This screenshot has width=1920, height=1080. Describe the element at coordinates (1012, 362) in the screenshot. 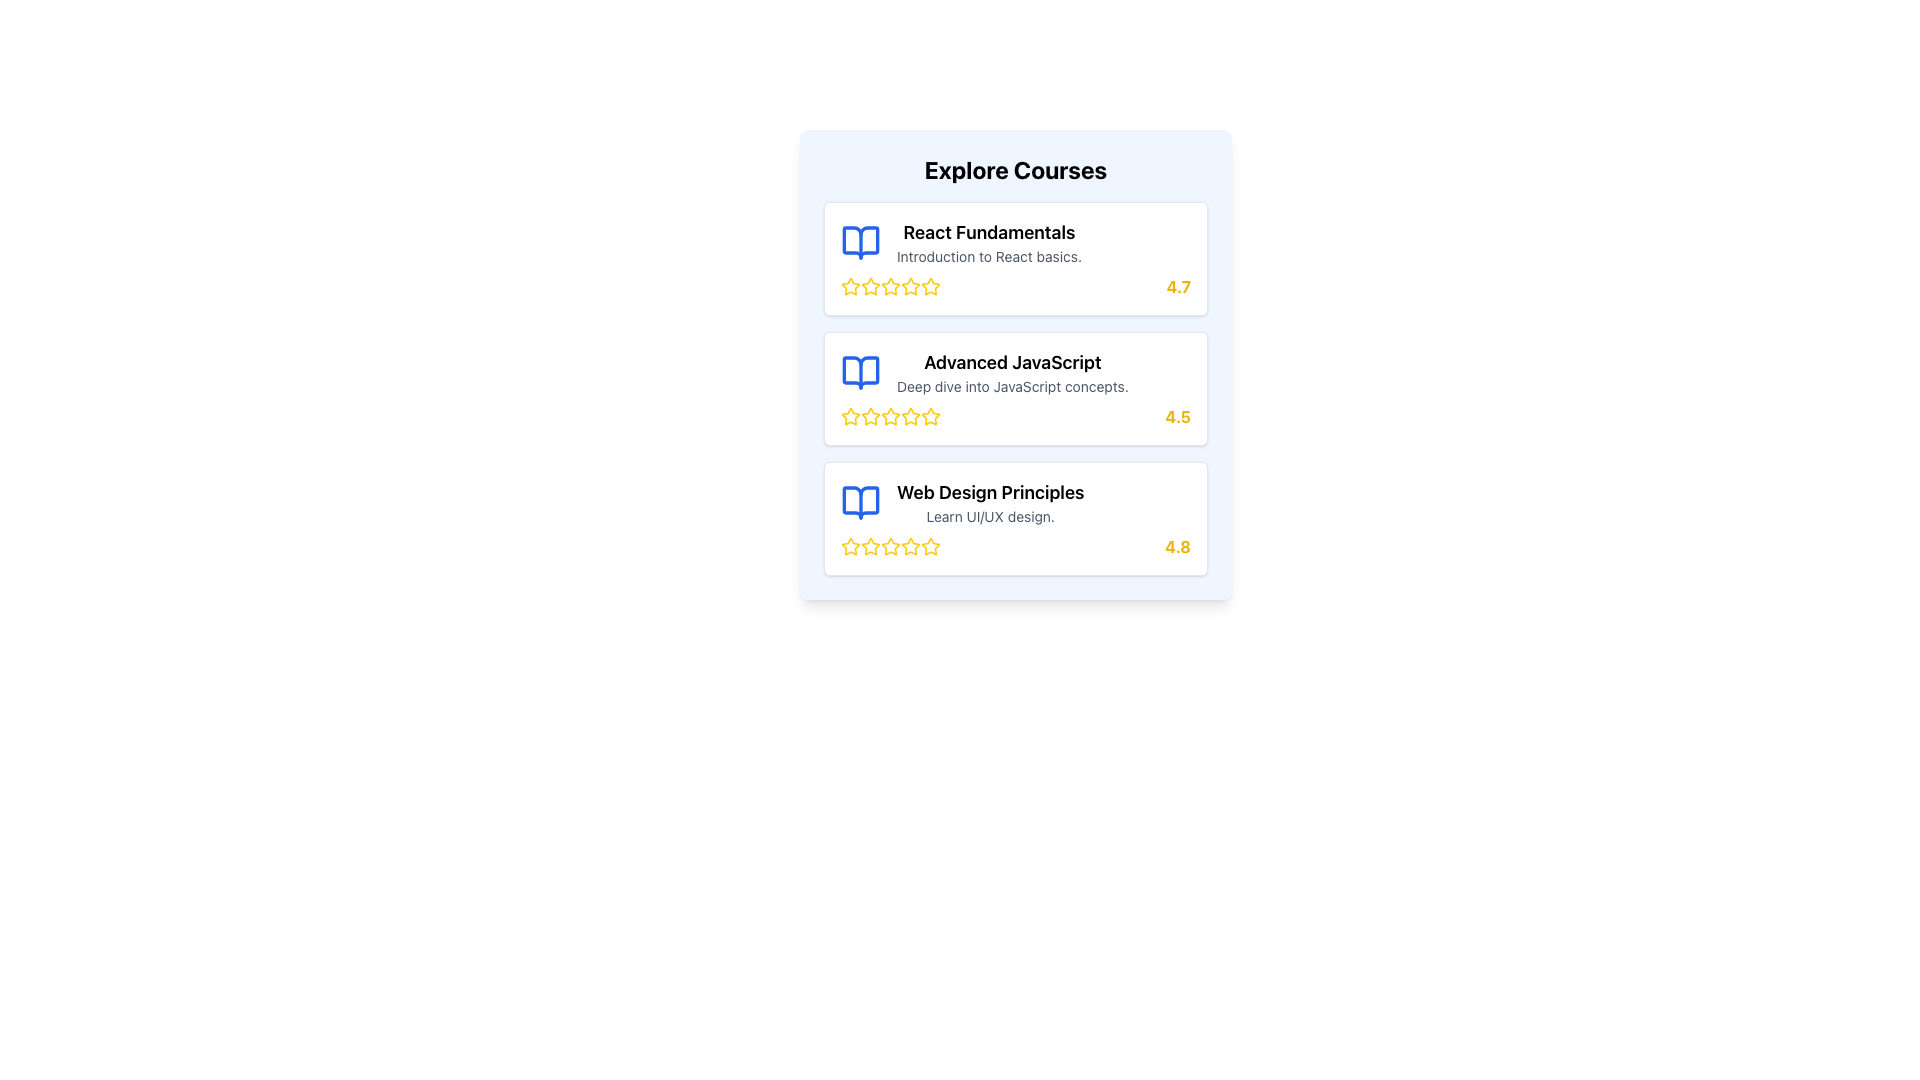

I see `the title text of the second course item, which serves as the primary topic for the course, located between 'React Fundamentals' and 'Web Design Principles'` at that location.